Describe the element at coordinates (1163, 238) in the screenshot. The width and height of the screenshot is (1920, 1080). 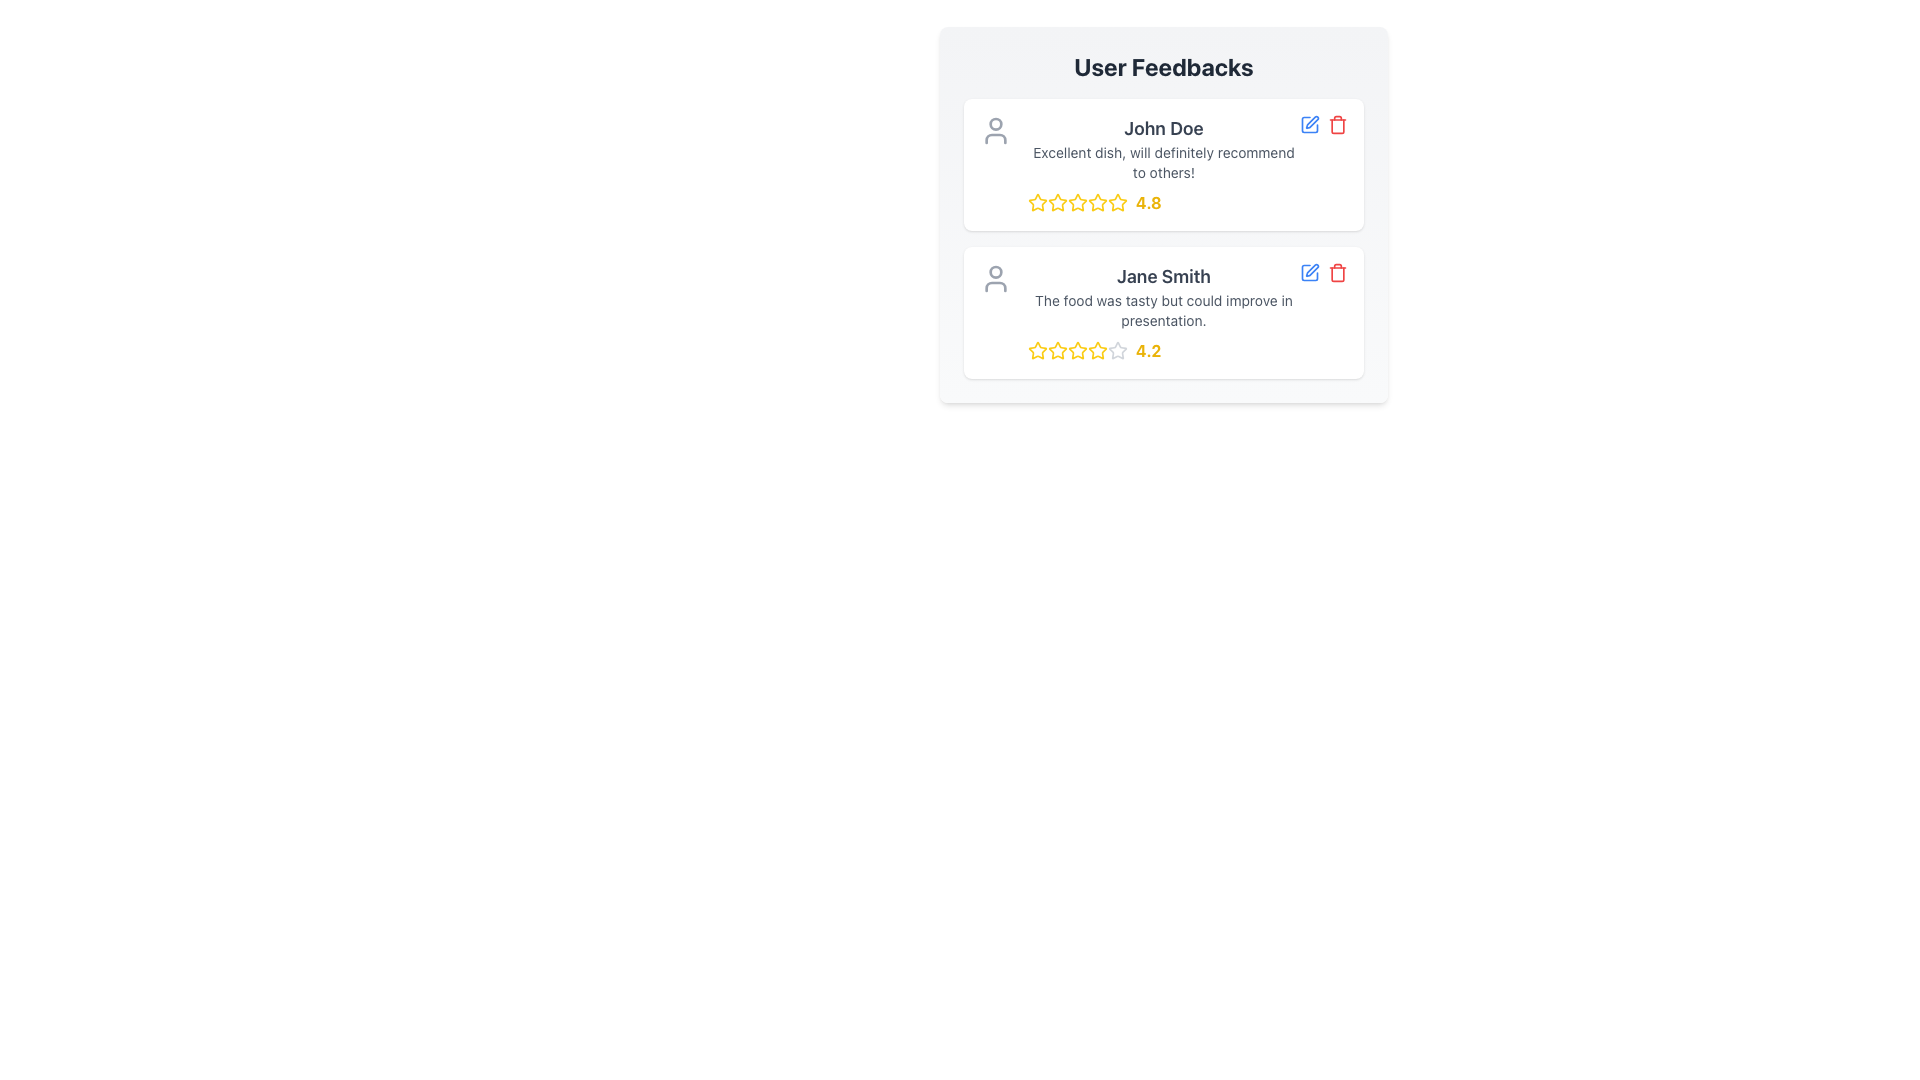
I see `the user review section titled 'User Feedbacks' that displays feedback entries for 'John Doe' and 'Jane Smith'` at that location.